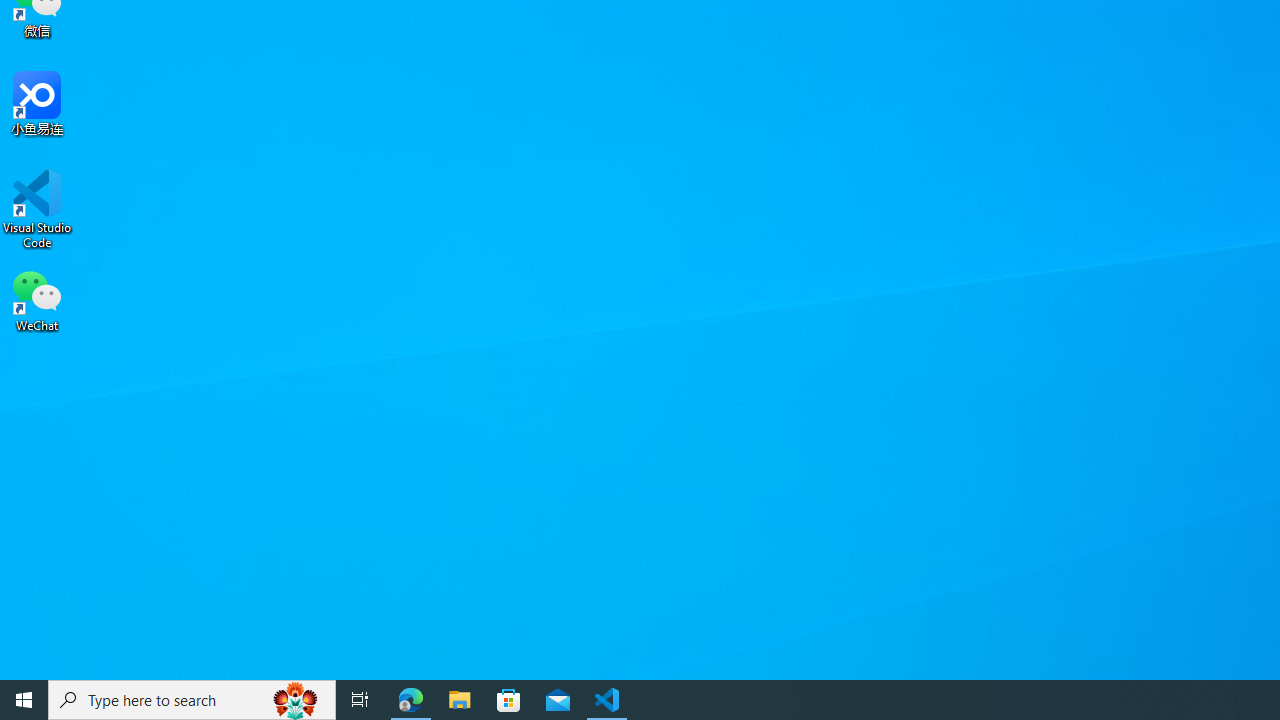 Image resolution: width=1280 pixels, height=720 pixels. What do you see at coordinates (410, 698) in the screenshot?
I see `'Microsoft Edge - 1 running window'` at bounding box center [410, 698].